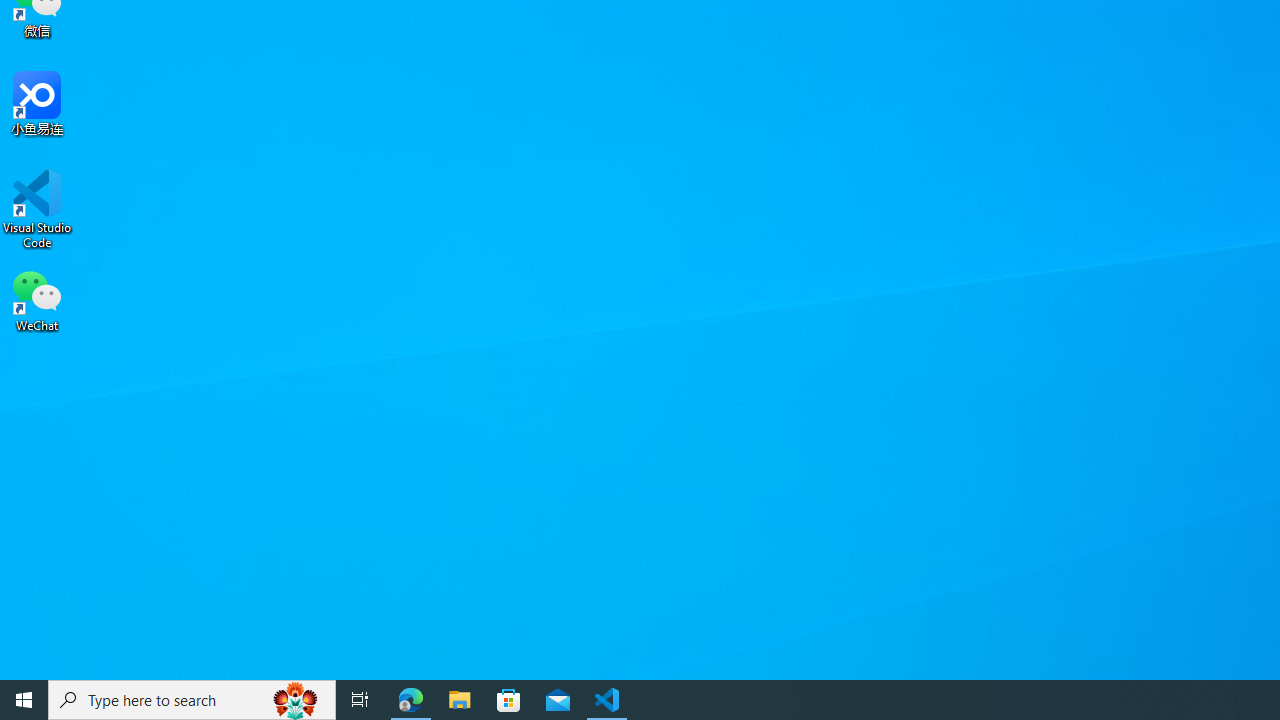 Image resolution: width=1280 pixels, height=720 pixels. What do you see at coordinates (410, 698) in the screenshot?
I see `'Microsoft Edge - 1 running window'` at bounding box center [410, 698].